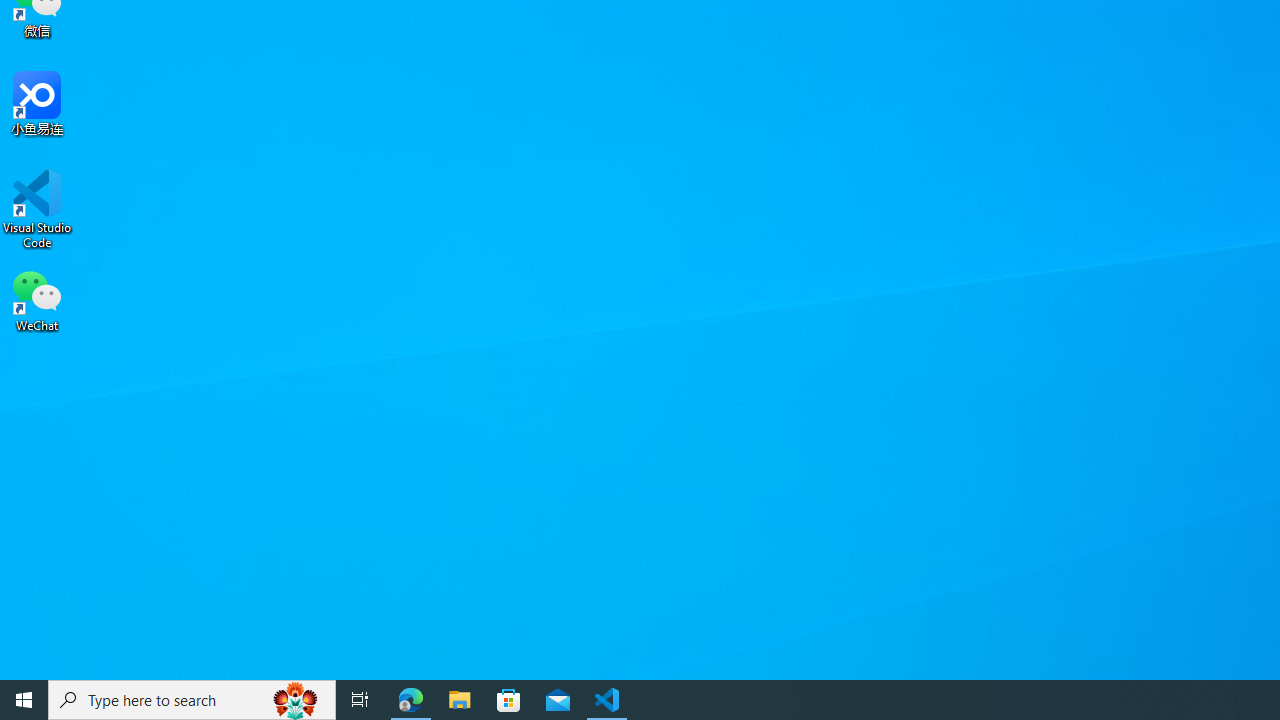 Image resolution: width=1280 pixels, height=720 pixels. What do you see at coordinates (410, 698) in the screenshot?
I see `'Microsoft Edge - 1 running window'` at bounding box center [410, 698].